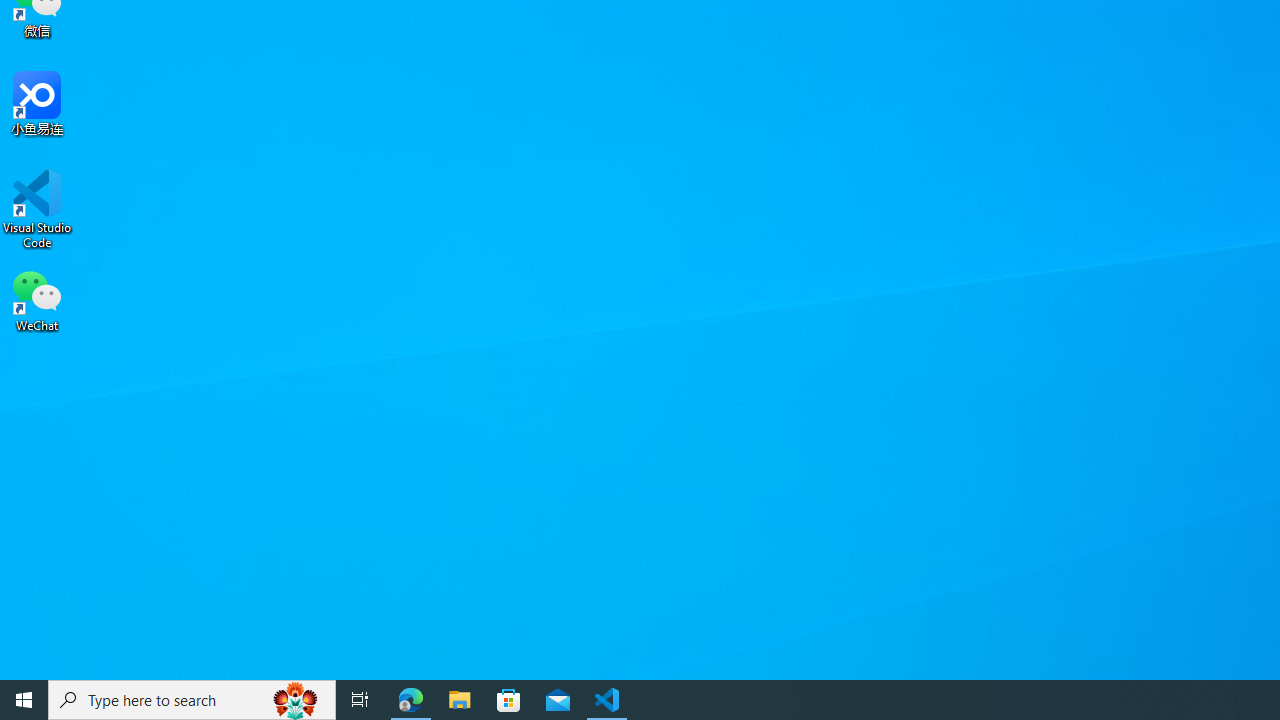 Image resolution: width=1280 pixels, height=720 pixels. What do you see at coordinates (410, 698) in the screenshot?
I see `'Microsoft Edge - 1 running window'` at bounding box center [410, 698].